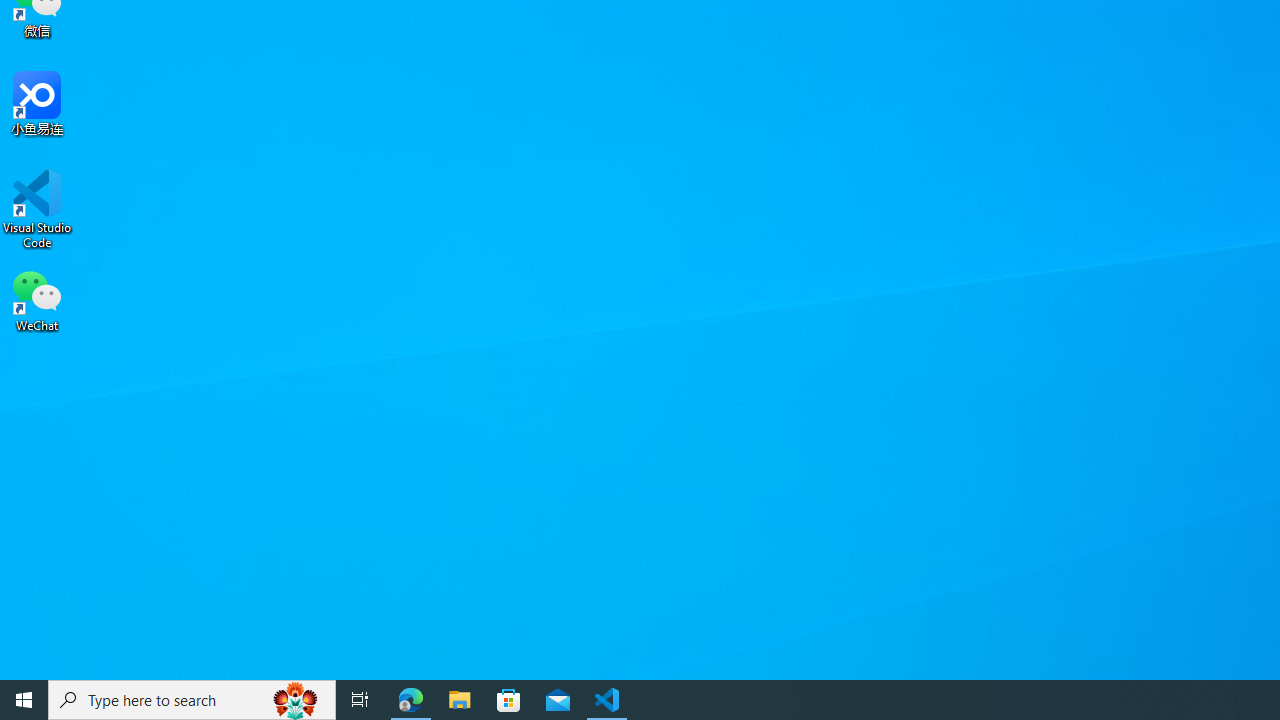 Image resolution: width=1280 pixels, height=720 pixels. What do you see at coordinates (410, 698) in the screenshot?
I see `'Microsoft Edge - 1 running window'` at bounding box center [410, 698].